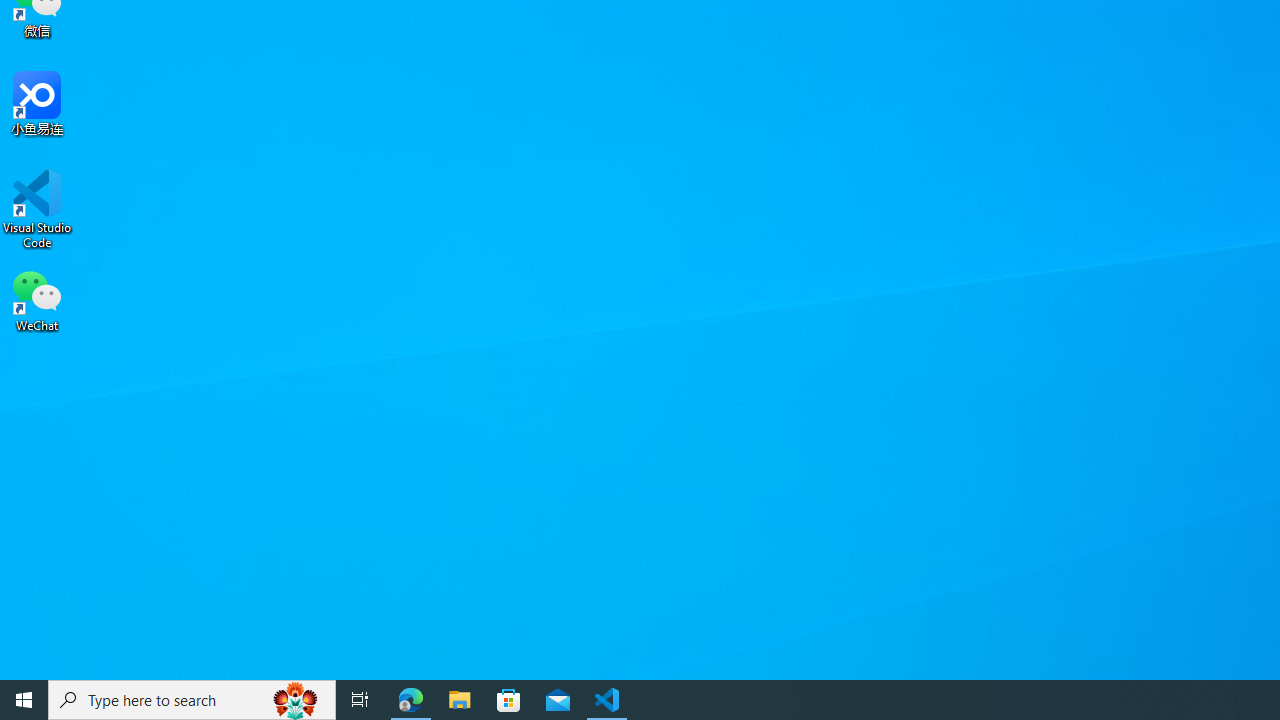 Image resolution: width=1280 pixels, height=720 pixels. What do you see at coordinates (410, 698) in the screenshot?
I see `'Microsoft Edge - 1 running window'` at bounding box center [410, 698].